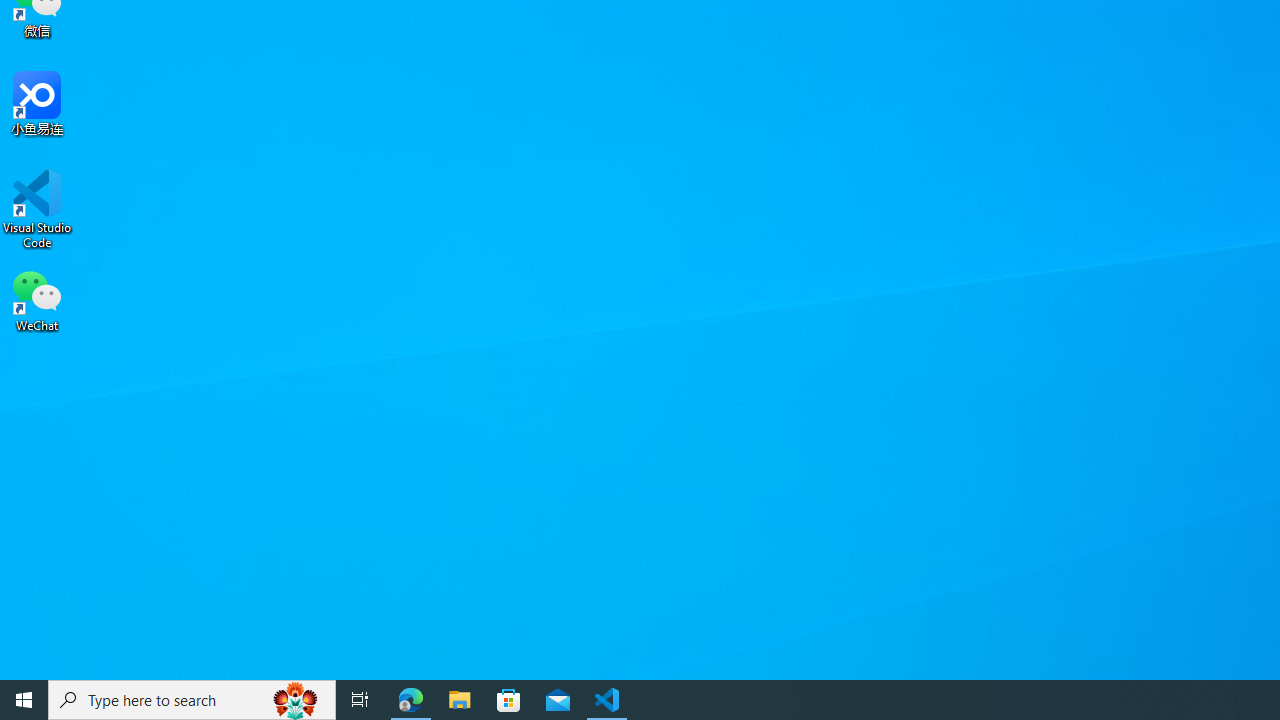 Image resolution: width=1280 pixels, height=720 pixels. What do you see at coordinates (410, 698) in the screenshot?
I see `'Microsoft Edge - 1 running window'` at bounding box center [410, 698].